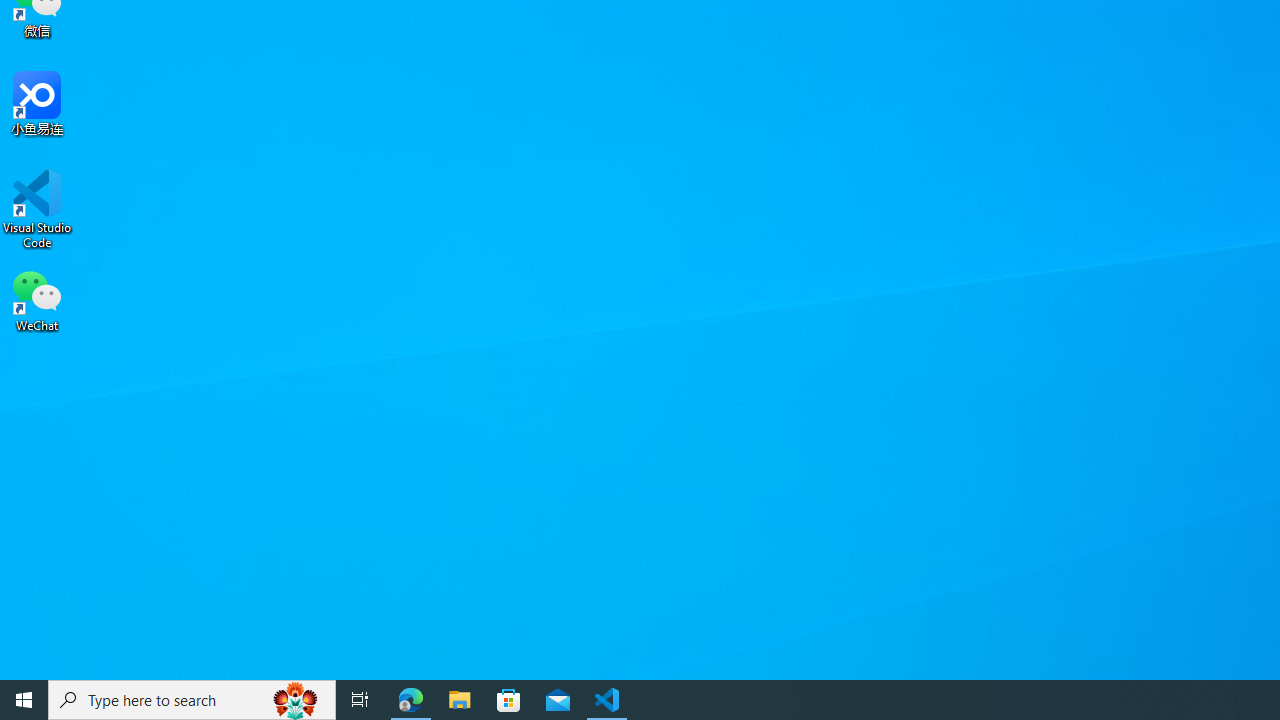 Image resolution: width=1280 pixels, height=720 pixels. What do you see at coordinates (410, 698) in the screenshot?
I see `'Microsoft Edge - 1 running window'` at bounding box center [410, 698].